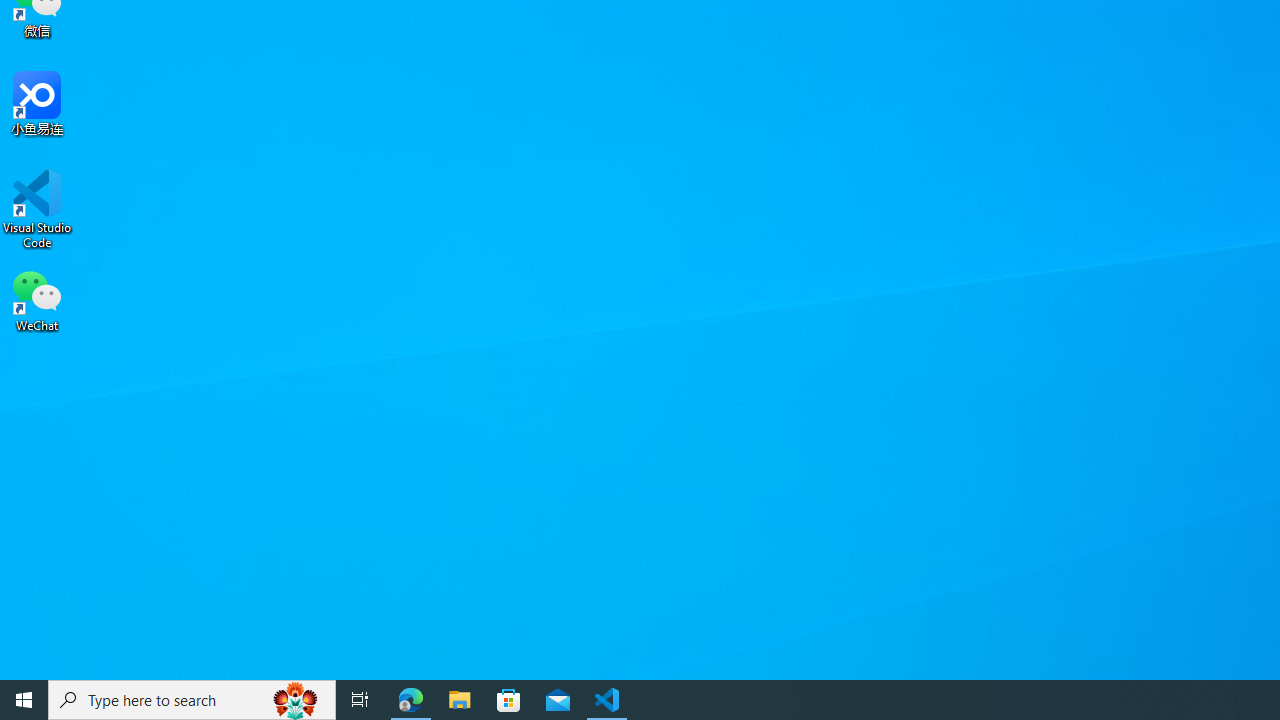 Image resolution: width=1280 pixels, height=720 pixels. What do you see at coordinates (410, 698) in the screenshot?
I see `'Microsoft Edge - 1 running window'` at bounding box center [410, 698].